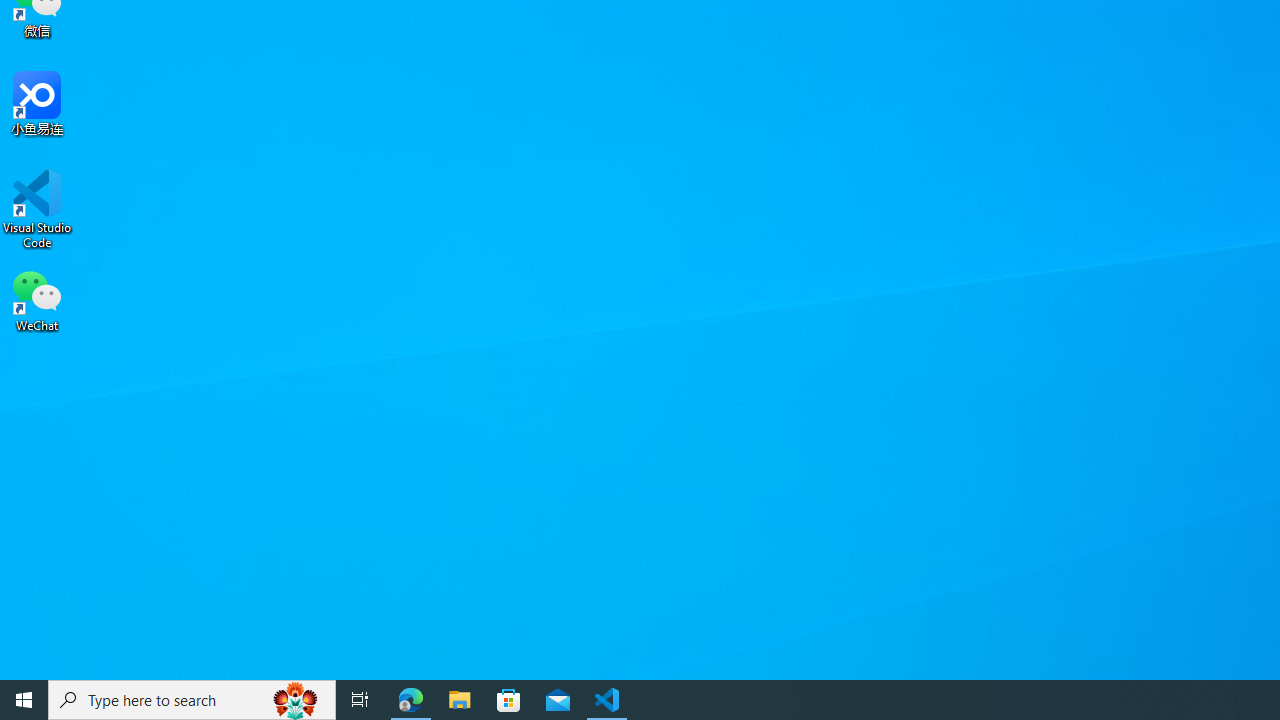 Image resolution: width=1280 pixels, height=720 pixels. What do you see at coordinates (410, 698) in the screenshot?
I see `'Microsoft Edge - 1 running window'` at bounding box center [410, 698].